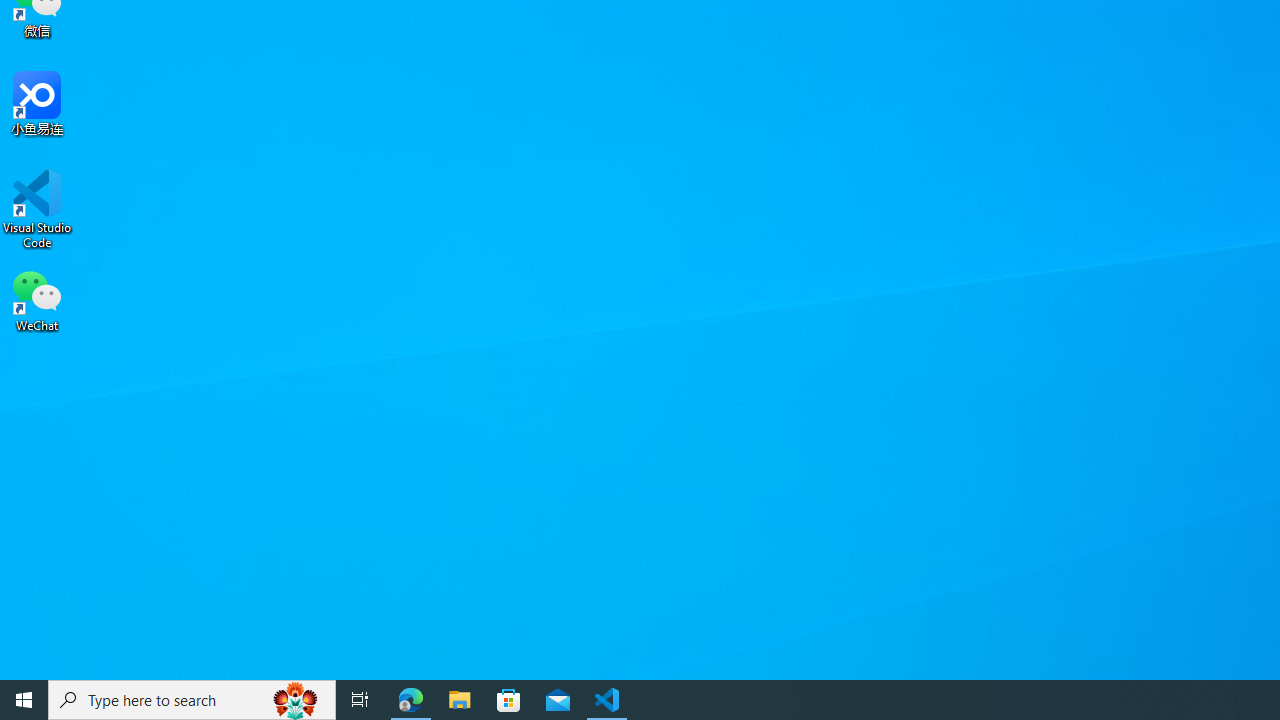 Image resolution: width=1280 pixels, height=720 pixels. What do you see at coordinates (410, 698) in the screenshot?
I see `'Microsoft Edge - 1 running window'` at bounding box center [410, 698].